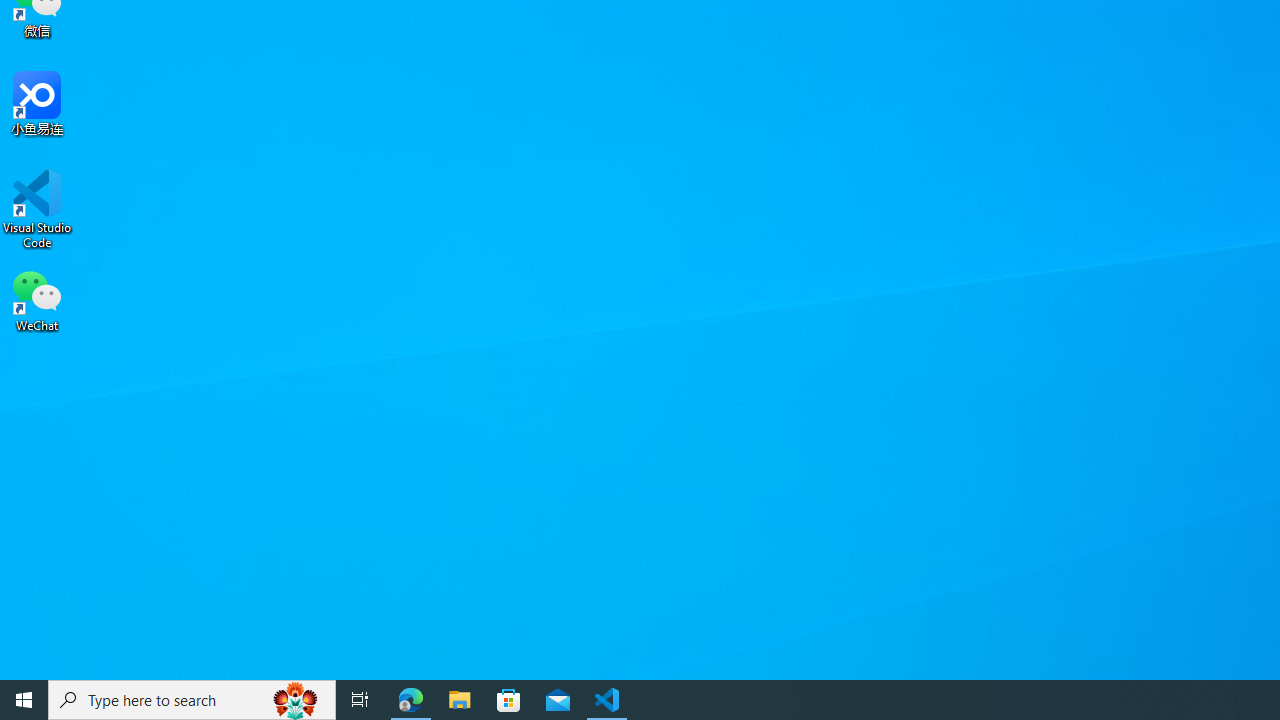 Image resolution: width=1280 pixels, height=720 pixels. What do you see at coordinates (410, 698) in the screenshot?
I see `'Microsoft Edge - 1 running window'` at bounding box center [410, 698].